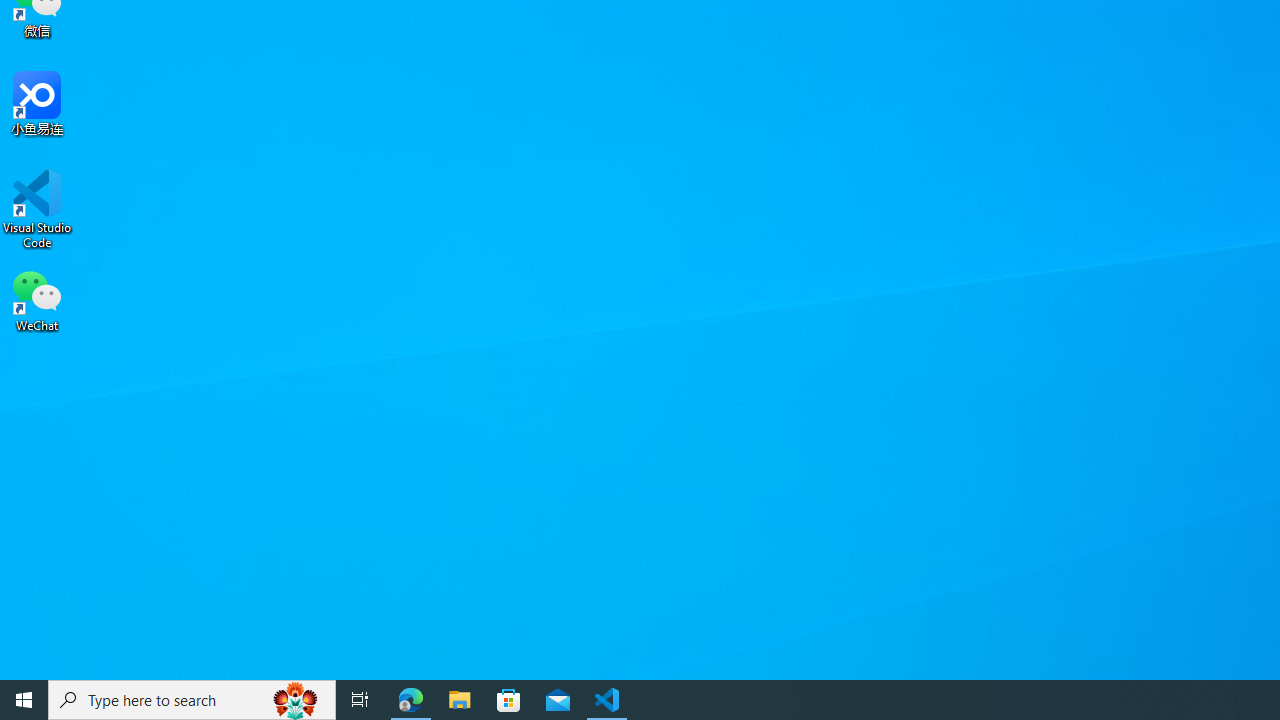 Image resolution: width=1280 pixels, height=720 pixels. What do you see at coordinates (410, 698) in the screenshot?
I see `'Microsoft Edge - 1 running window'` at bounding box center [410, 698].